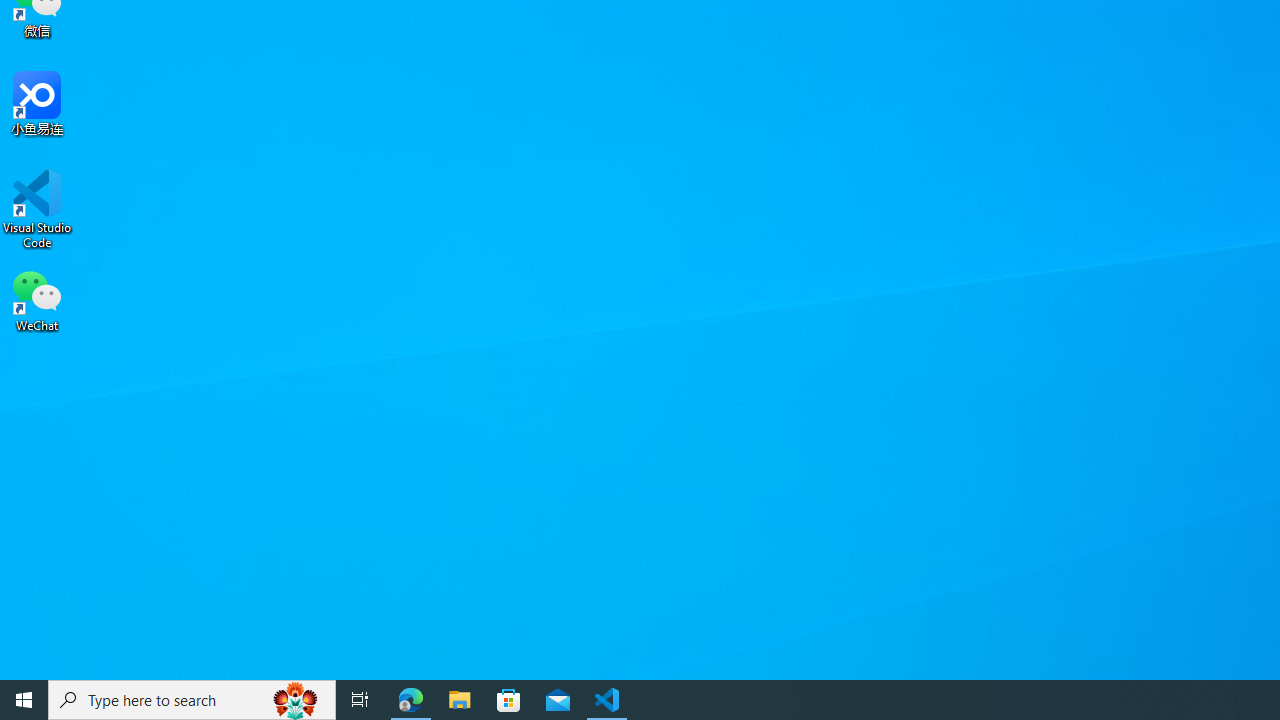 Image resolution: width=1280 pixels, height=720 pixels. What do you see at coordinates (410, 698) in the screenshot?
I see `'Microsoft Edge - 1 running window'` at bounding box center [410, 698].